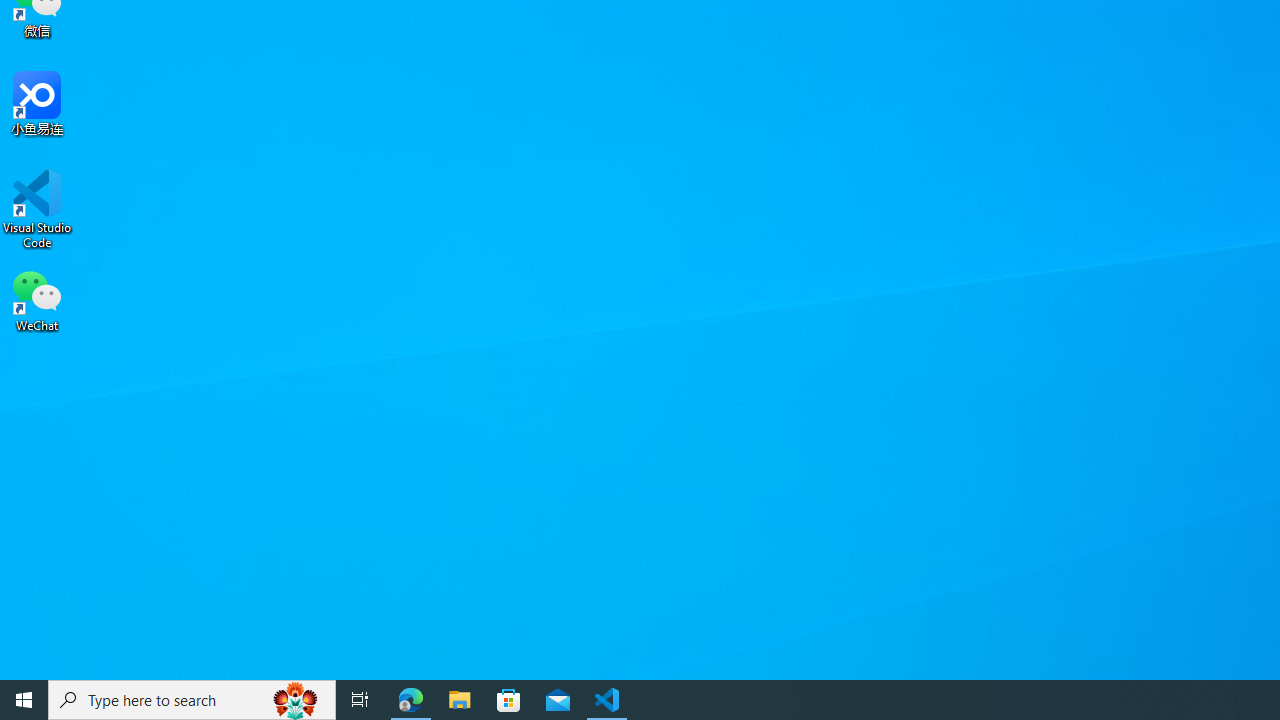 Image resolution: width=1280 pixels, height=720 pixels. What do you see at coordinates (410, 698) in the screenshot?
I see `'Microsoft Edge - 1 running window'` at bounding box center [410, 698].